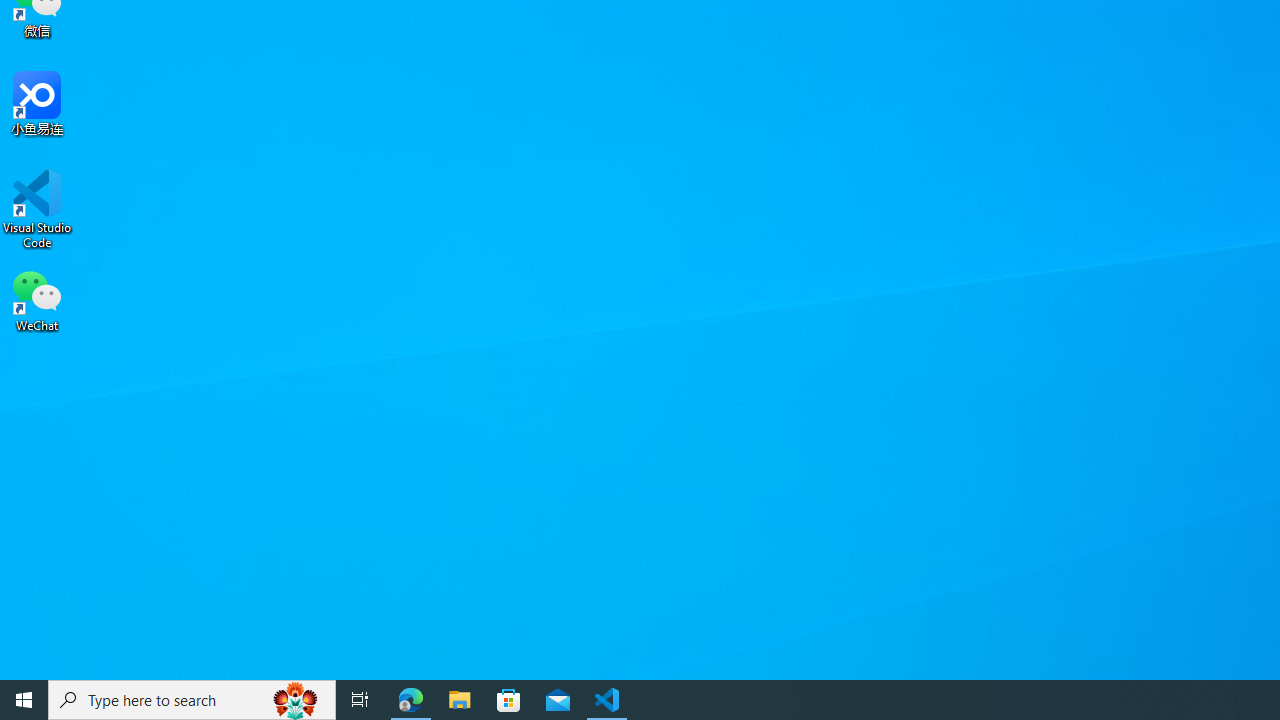 Image resolution: width=1280 pixels, height=720 pixels. What do you see at coordinates (410, 698) in the screenshot?
I see `'Microsoft Edge - 1 running window'` at bounding box center [410, 698].